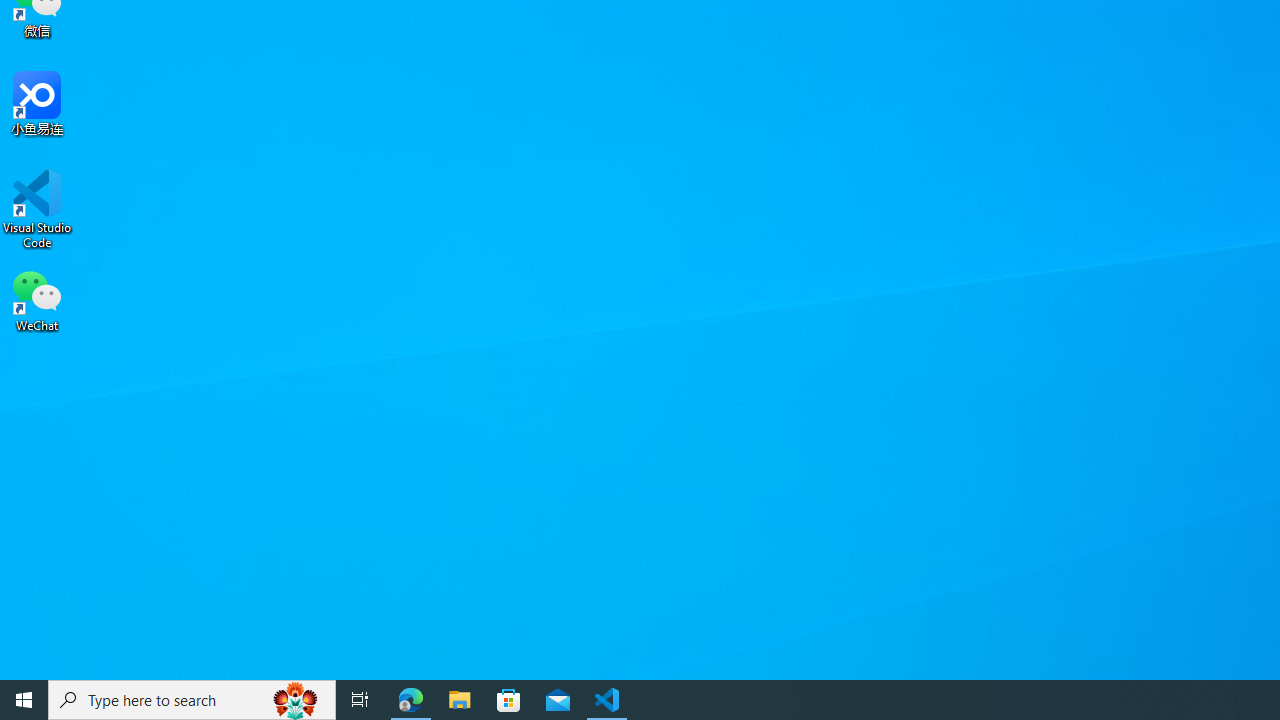 Image resolution: width=1280 pixels, height=720 pixels. What do you see at coordinates (410, 698) in the screenshot?
I see `'Microsoft Edge - 1 running window'` at bounding box center [410, 698].